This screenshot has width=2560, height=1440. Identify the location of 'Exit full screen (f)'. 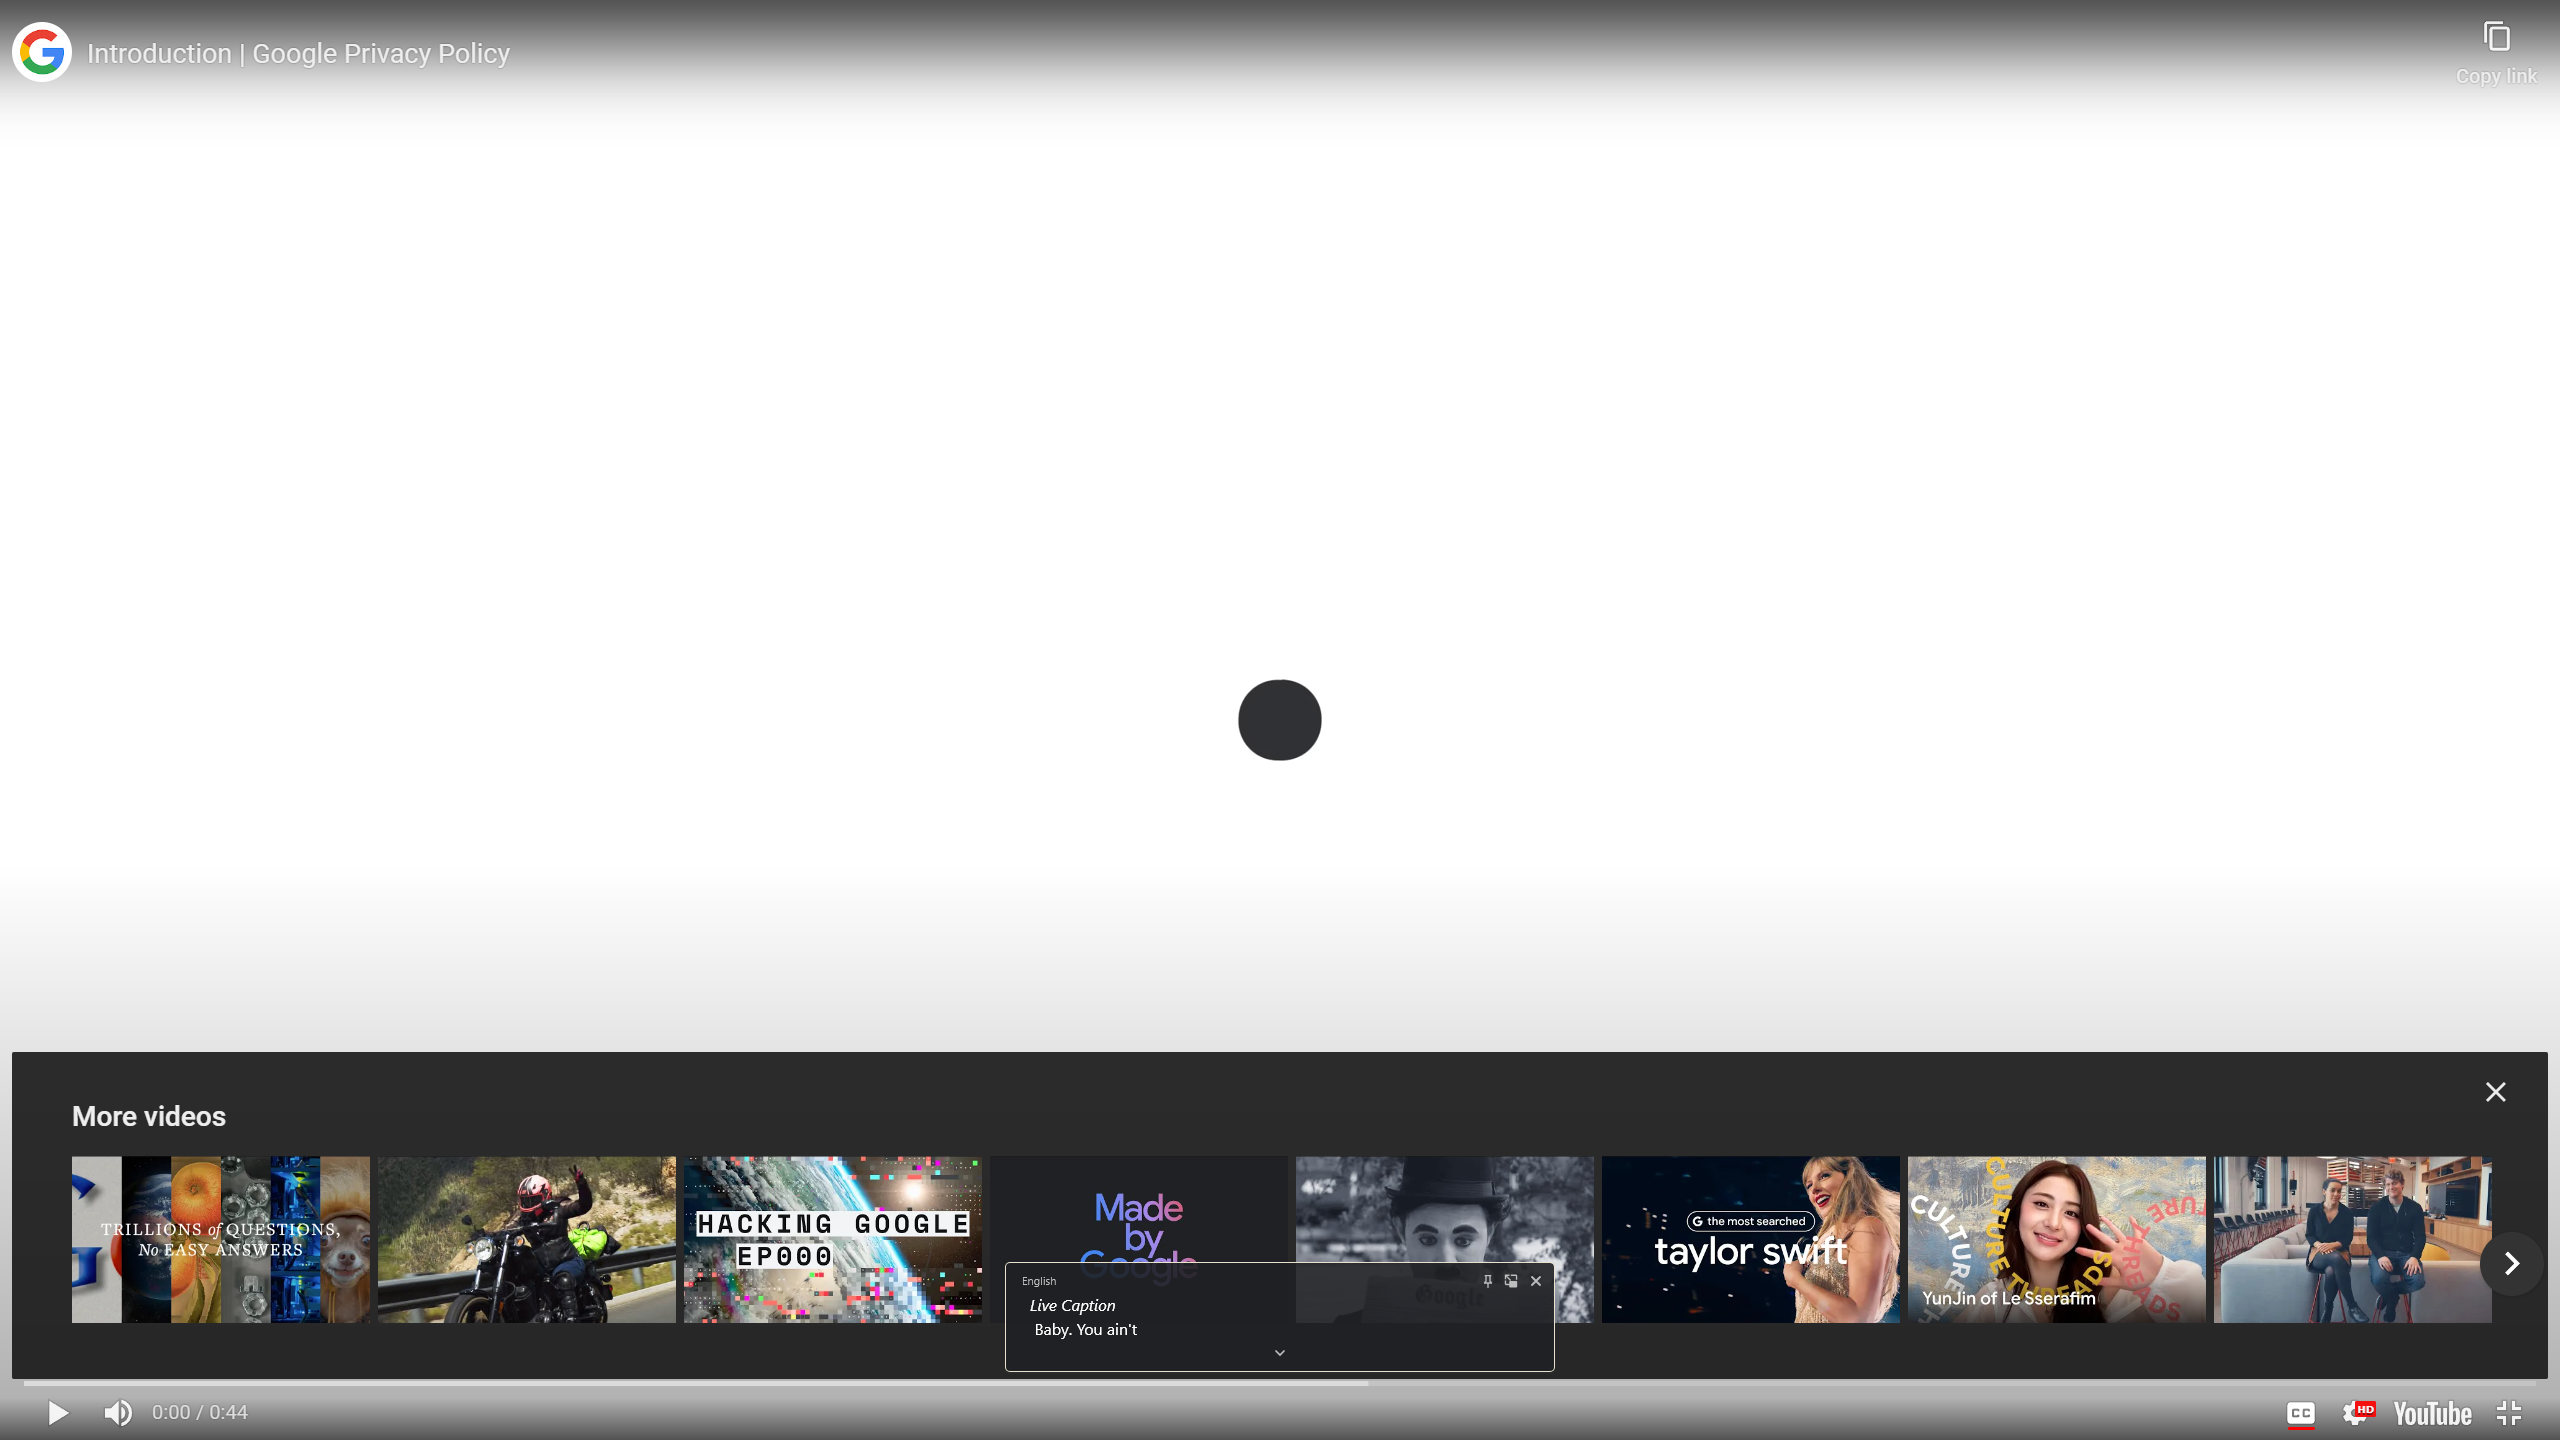
(2510, 1412).